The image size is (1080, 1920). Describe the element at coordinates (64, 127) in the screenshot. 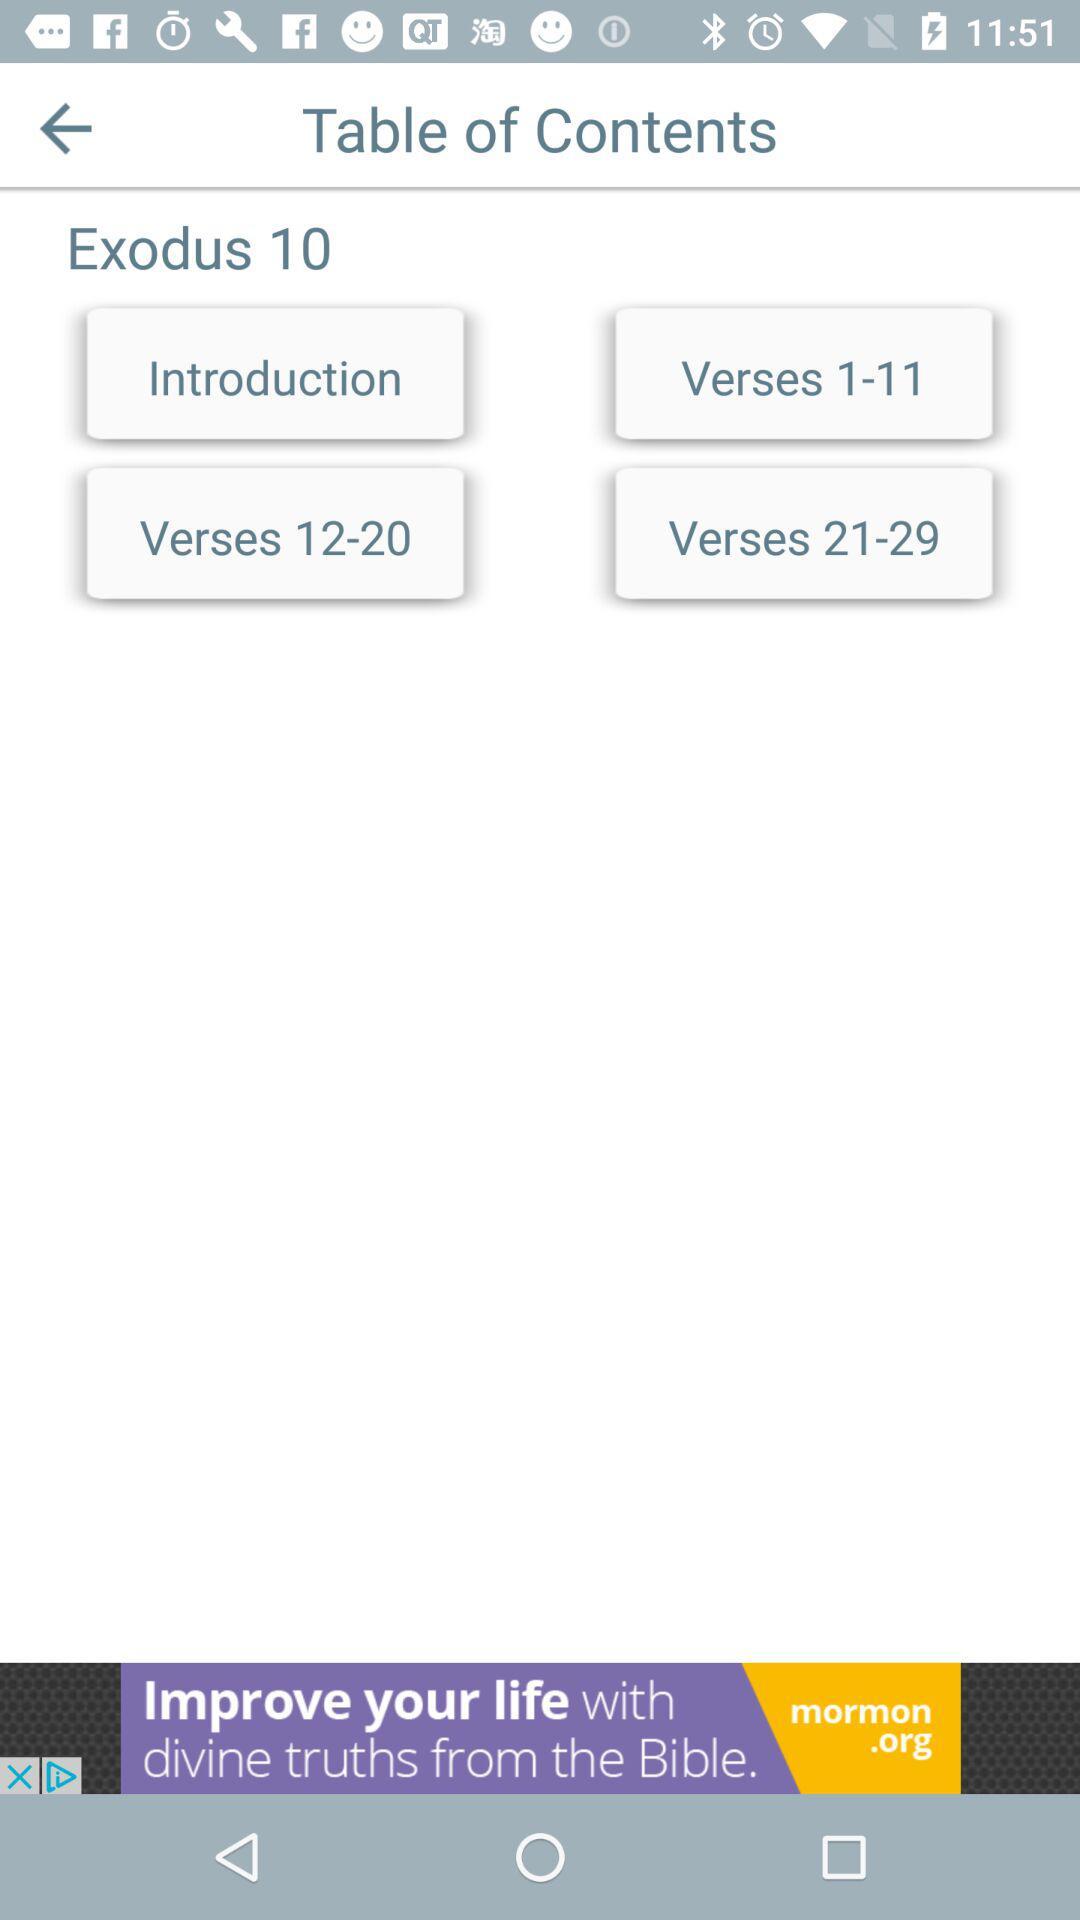

I see `previous` at that location.